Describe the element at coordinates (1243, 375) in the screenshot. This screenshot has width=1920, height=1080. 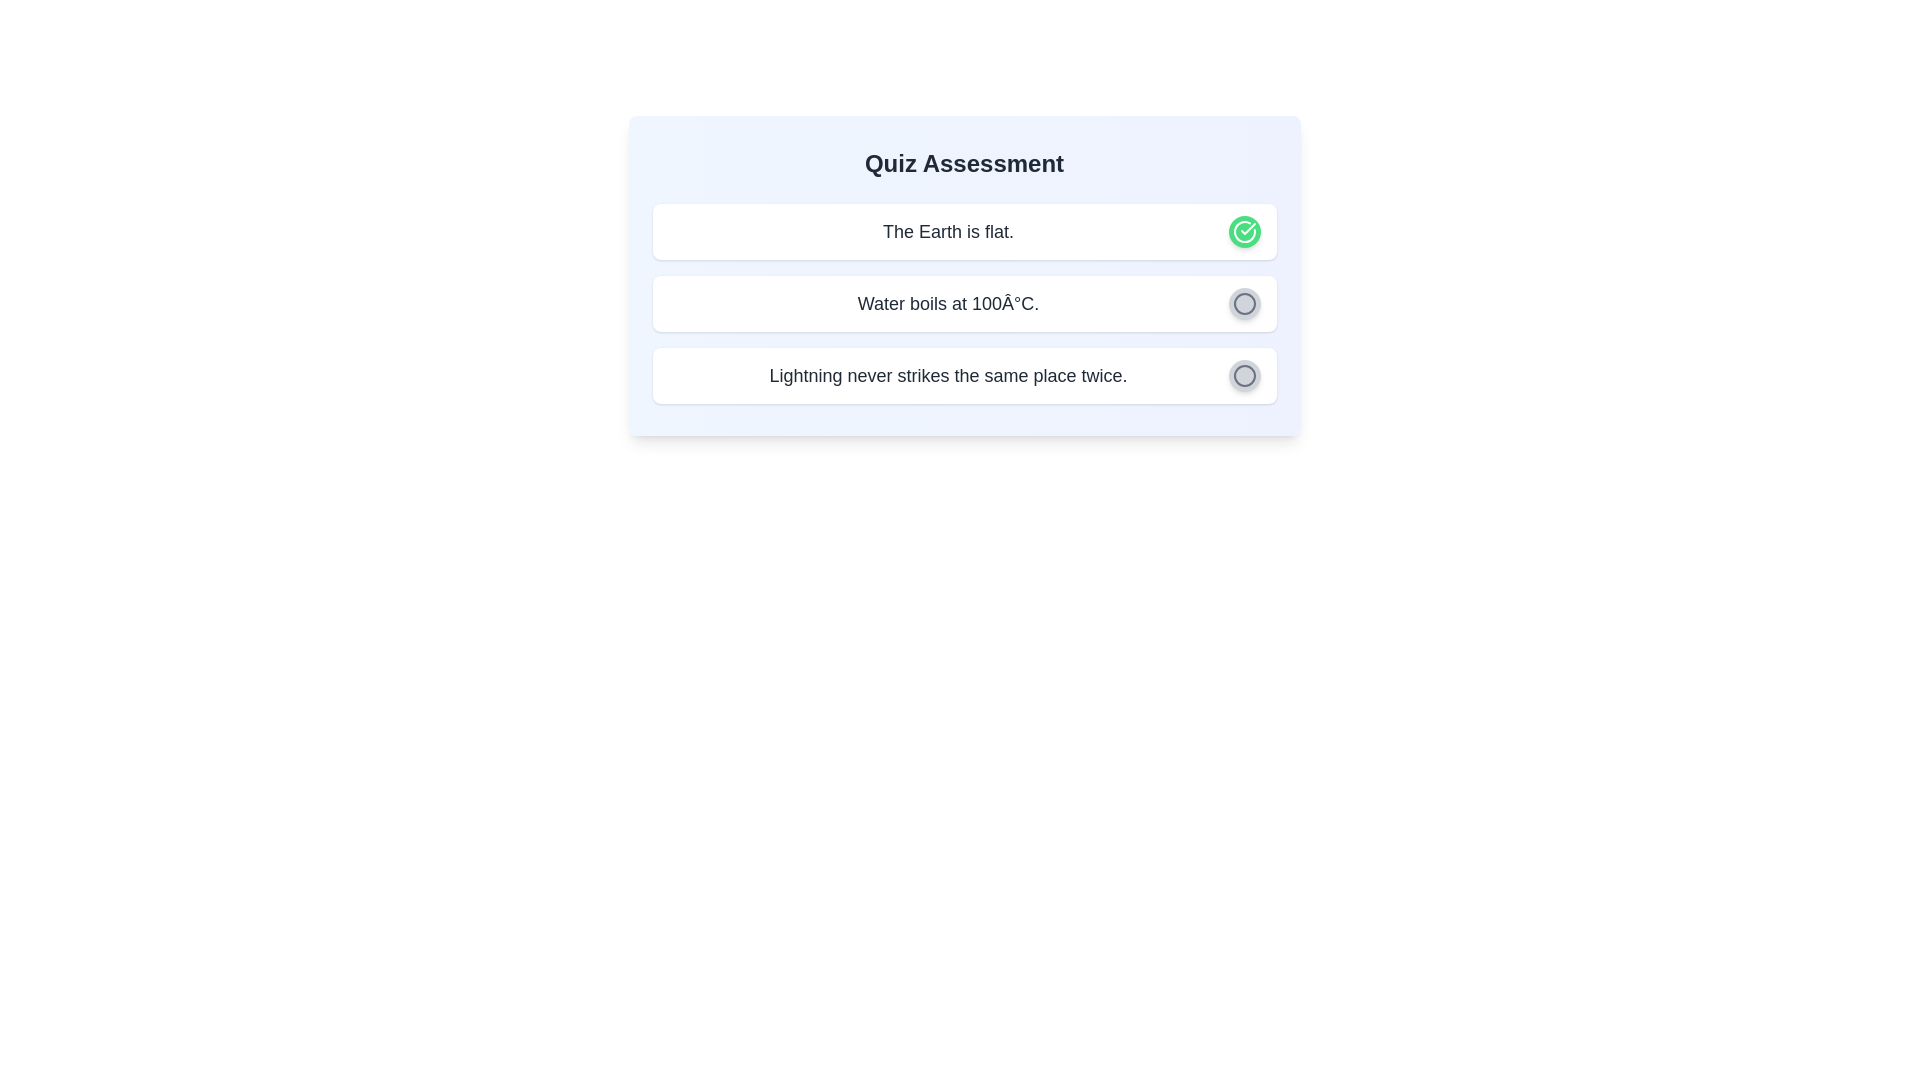
I see `the question 'Lightning never strikes the same place twice.' by clicking the corresponding button` at that location.